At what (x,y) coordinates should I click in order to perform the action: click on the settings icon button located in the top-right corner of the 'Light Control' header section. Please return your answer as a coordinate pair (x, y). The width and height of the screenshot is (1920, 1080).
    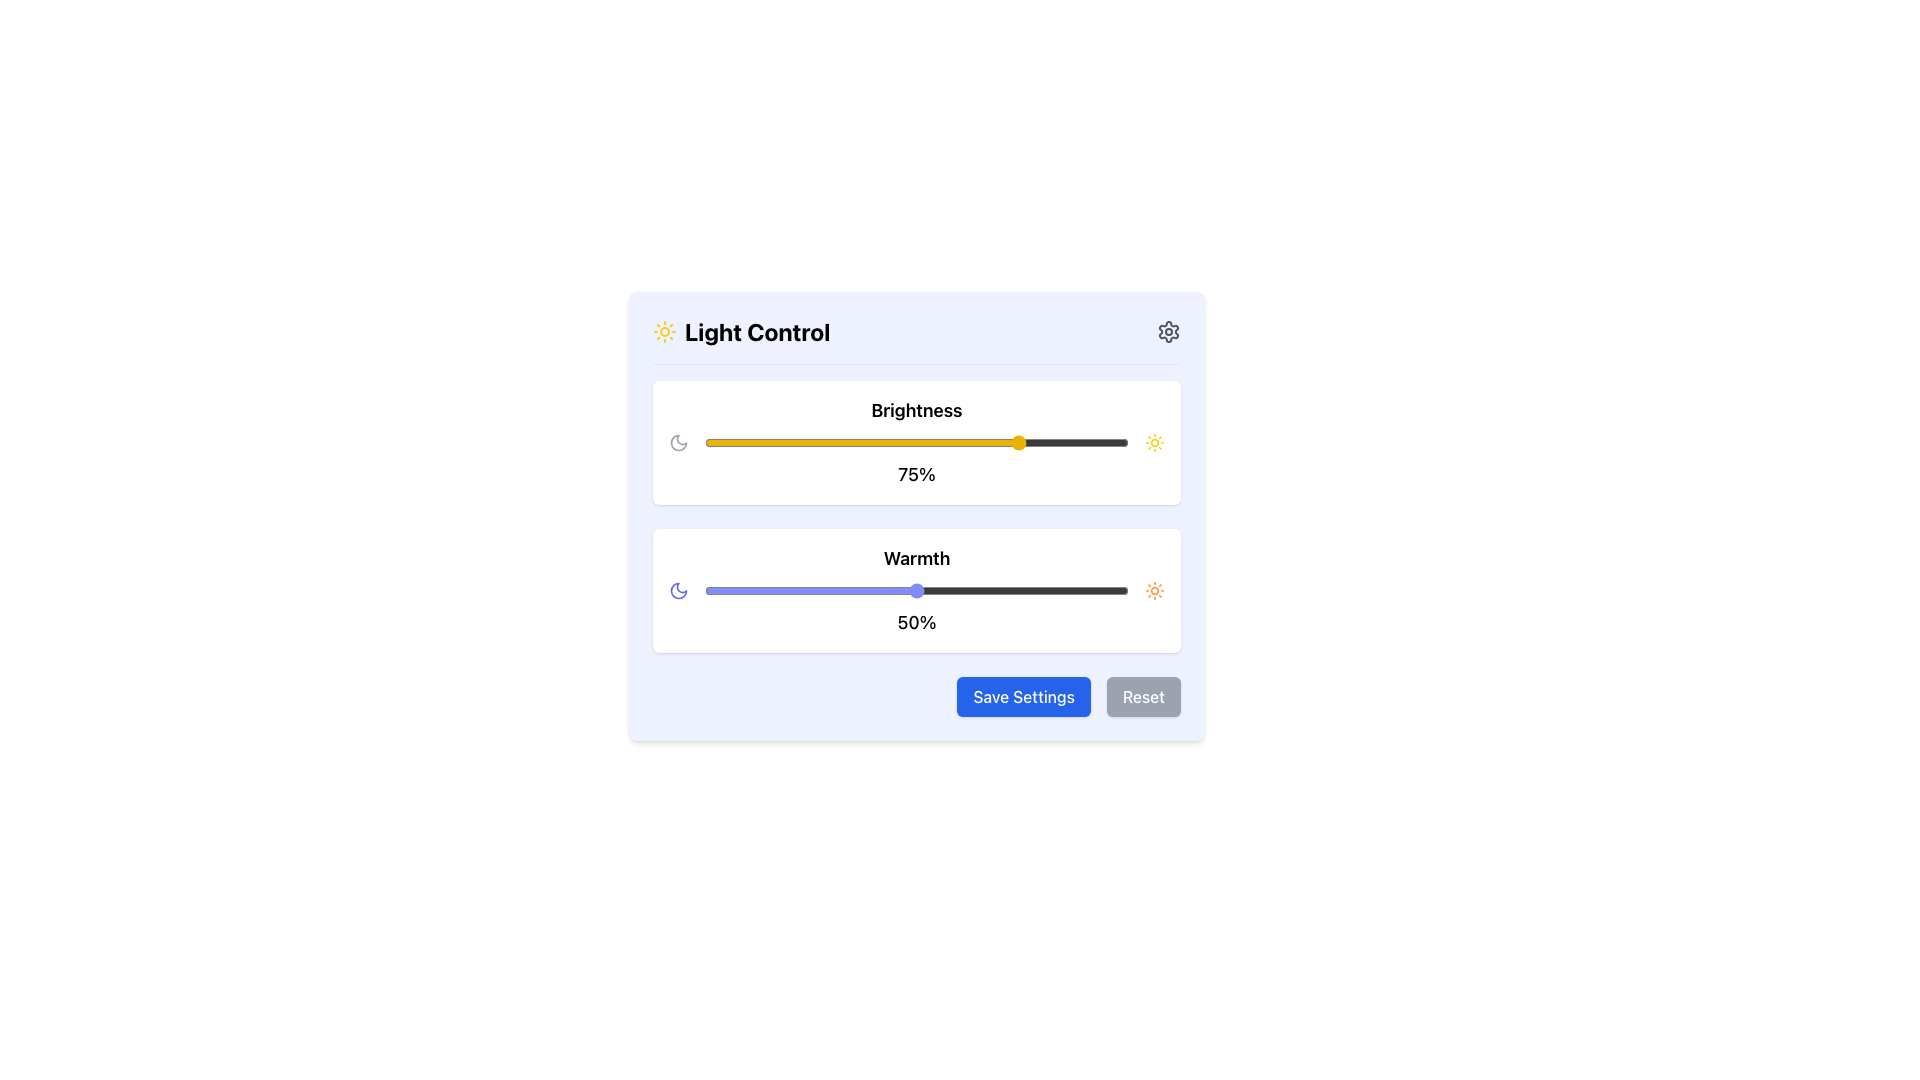
    Looking at the image, I should click on (1169, 330).